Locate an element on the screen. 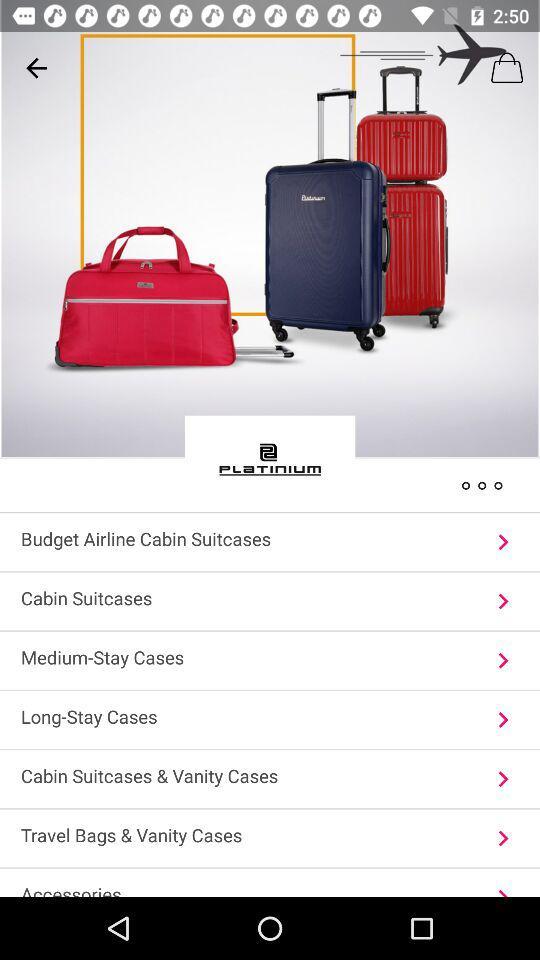  the icon which is right to cabin suitcase is located at coordinates (502, 600).